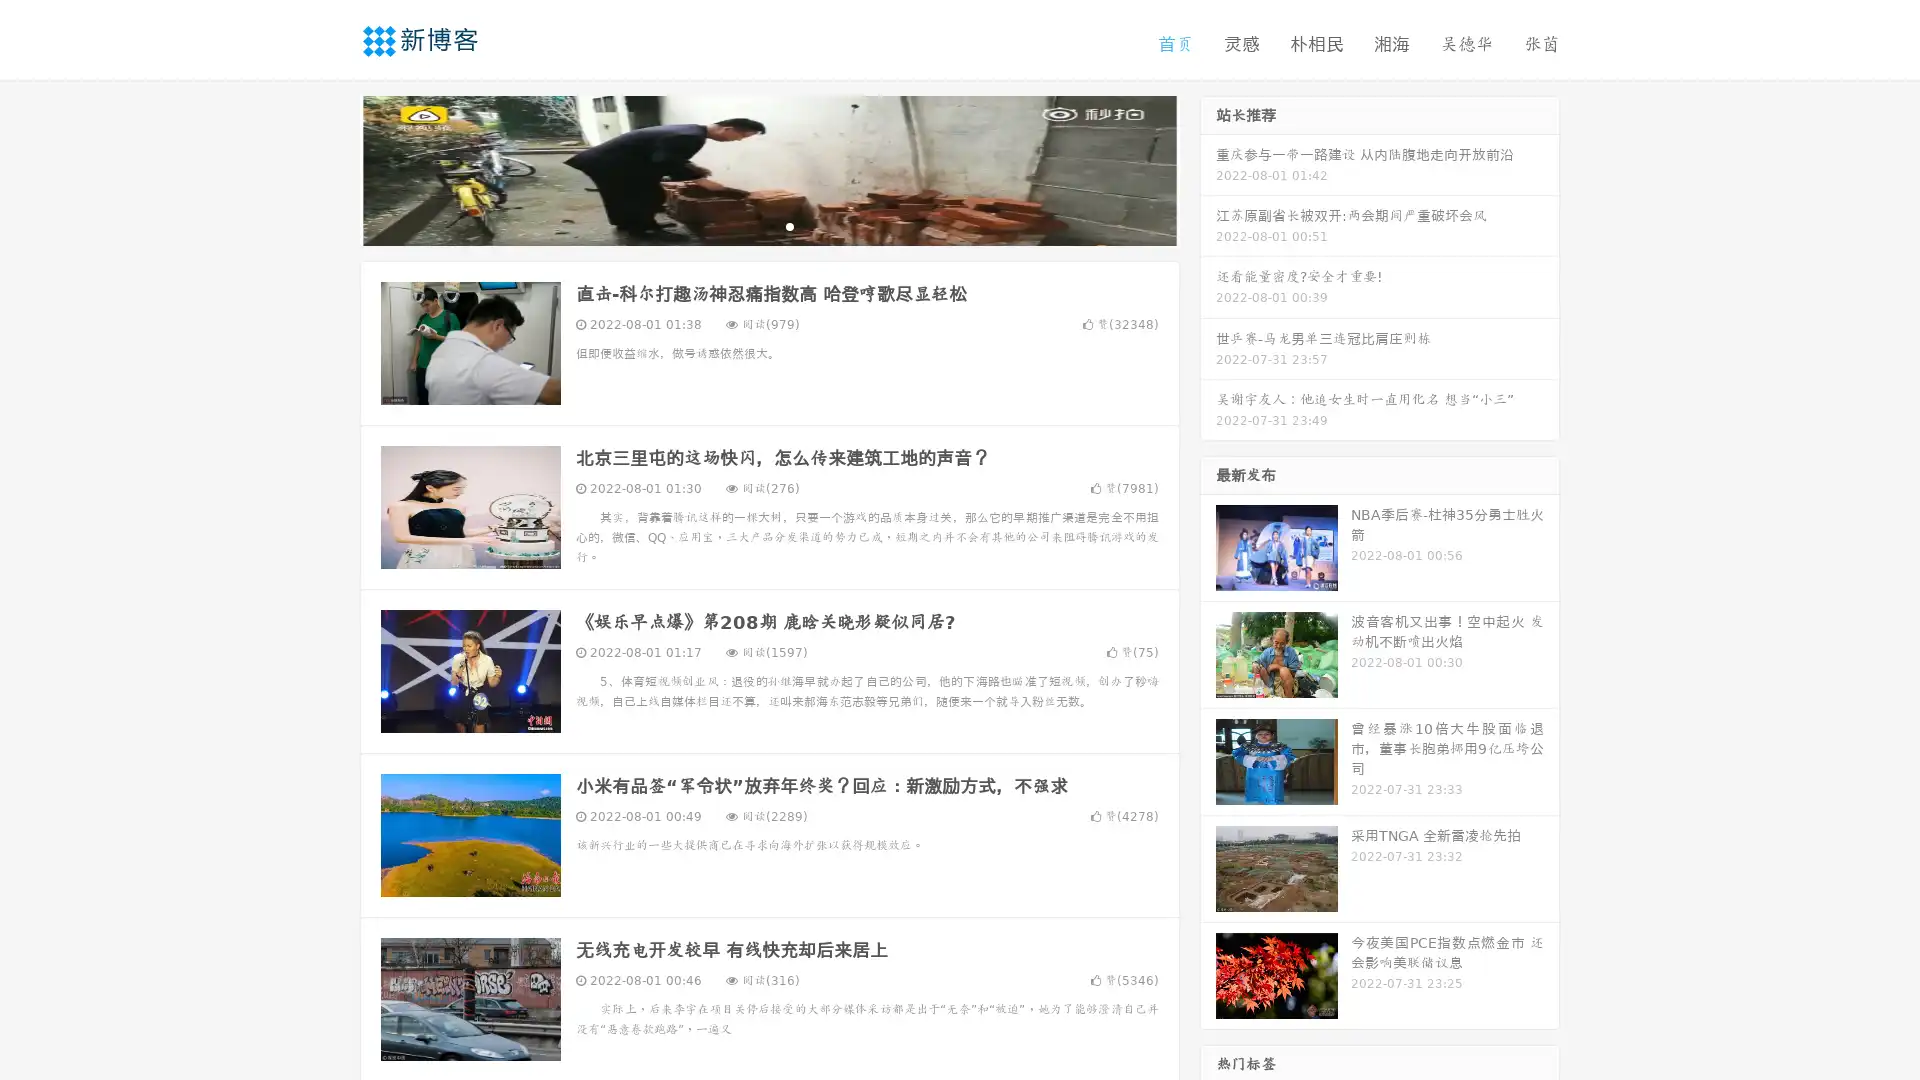  Describe the element at coordinates (768, 225) in the screenshot. I see `Go to slide 2` at that location.